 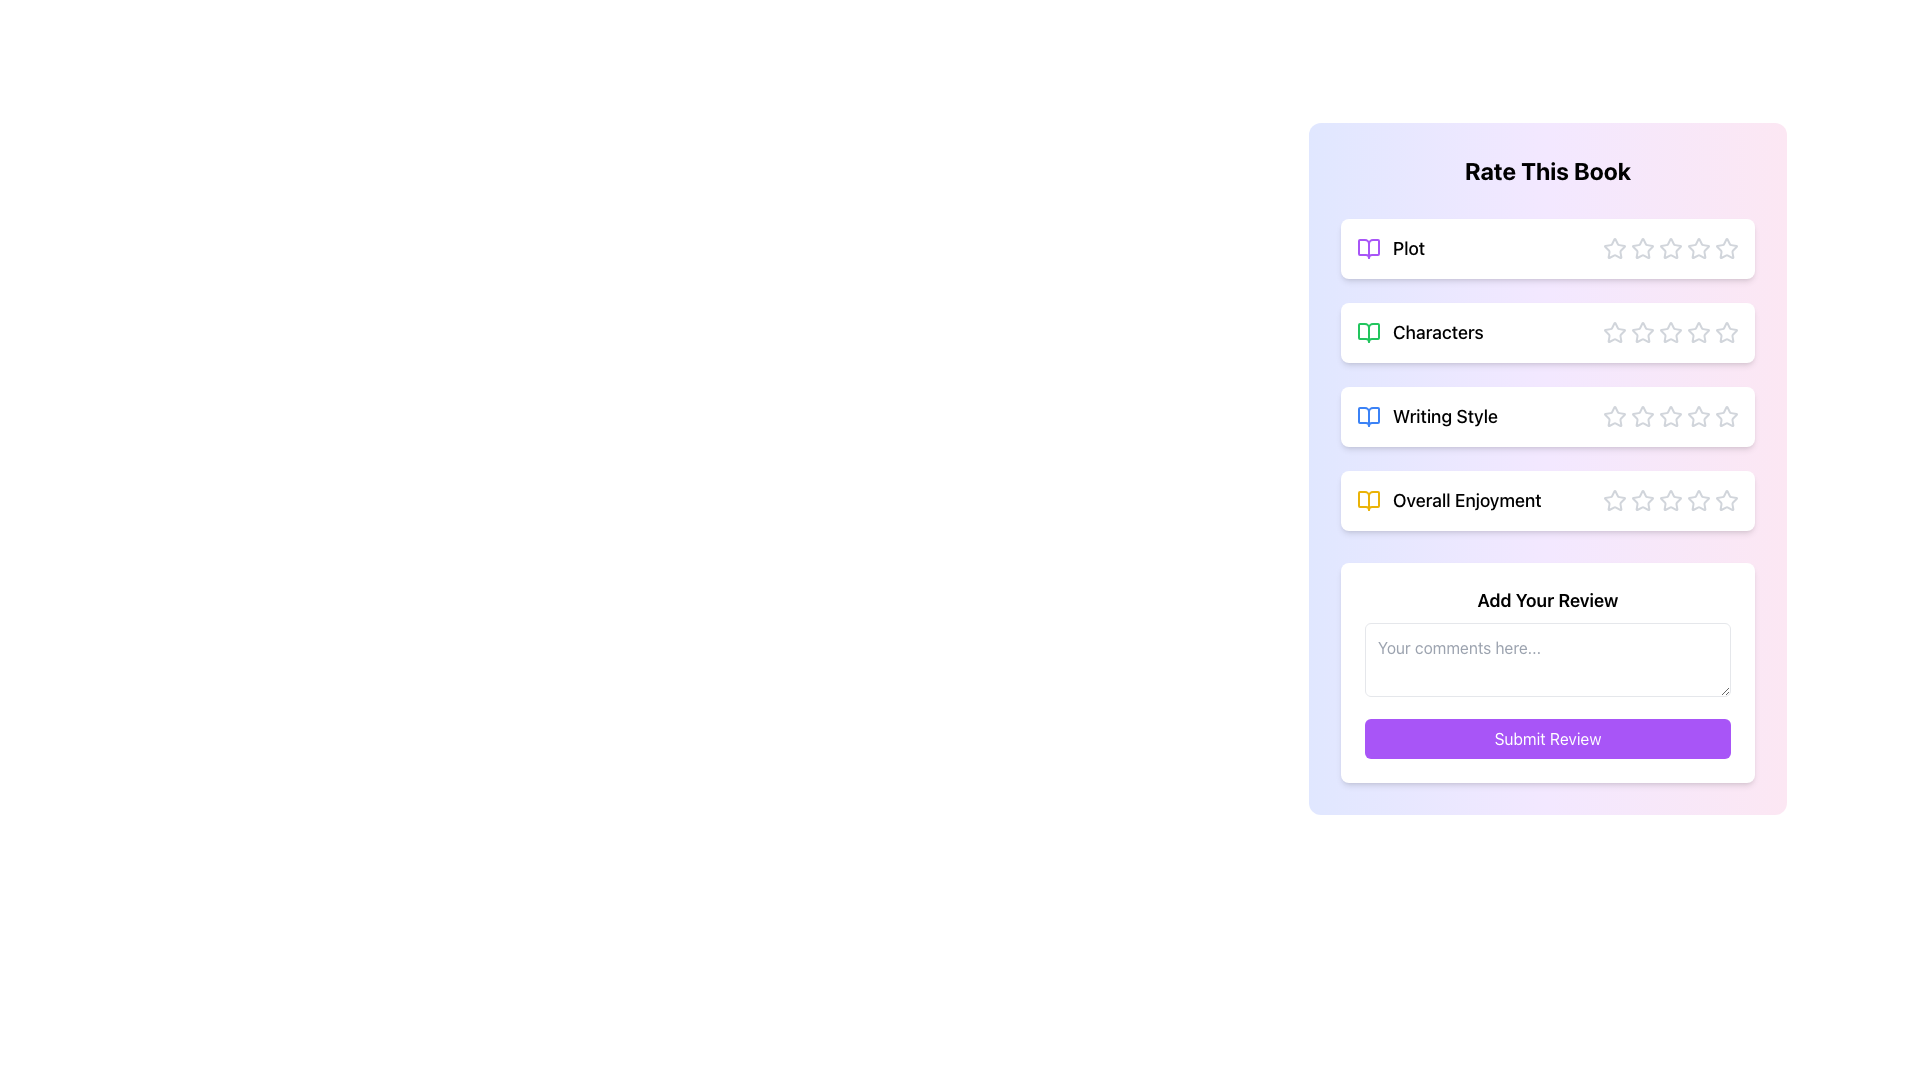 I want to click on the sixth star in the horizontal row of stars in the 'Overall Enjoyment' section, so click(x=1698, y=500).